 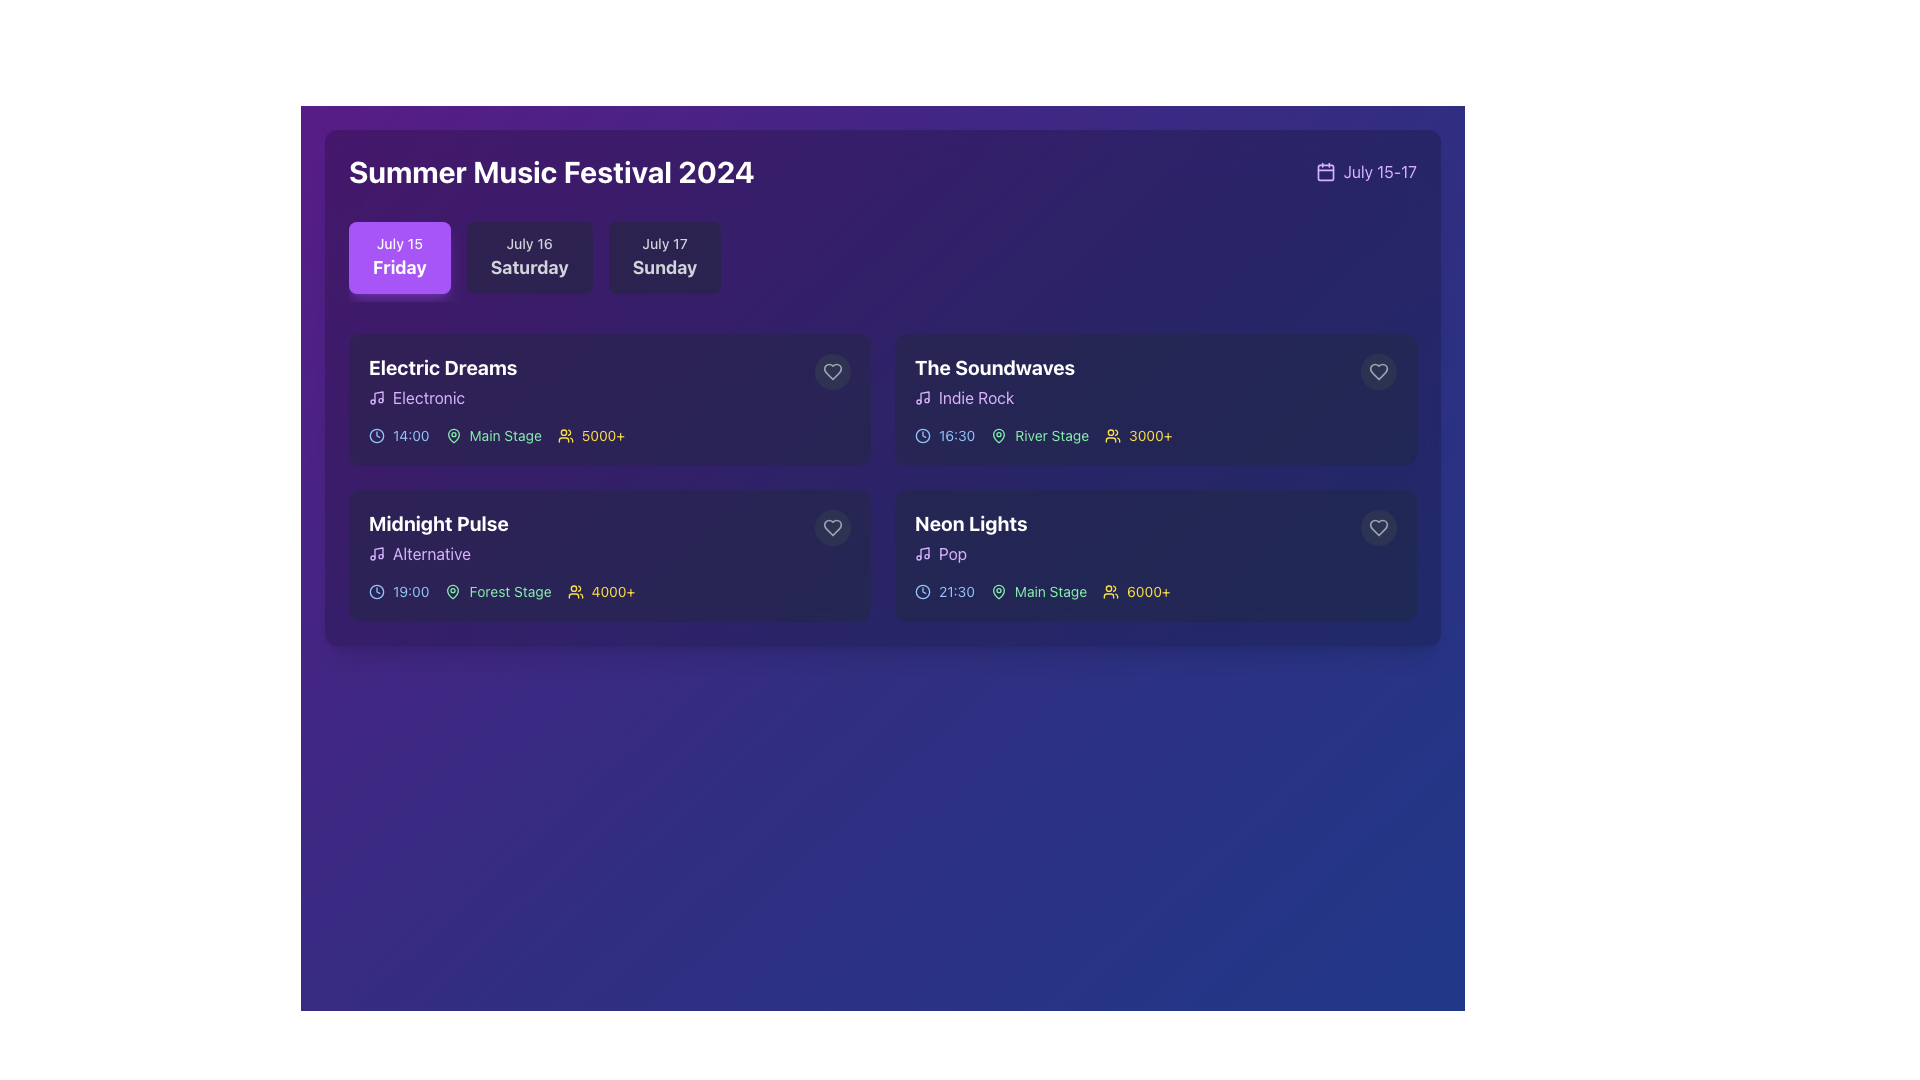 I want to click on text of the label displaying 'Electronic', which is styled in light purple and located in the second line of the 'Electric Dreams' block in the 'July 15 Friday' section, so click(x=428, y=397).